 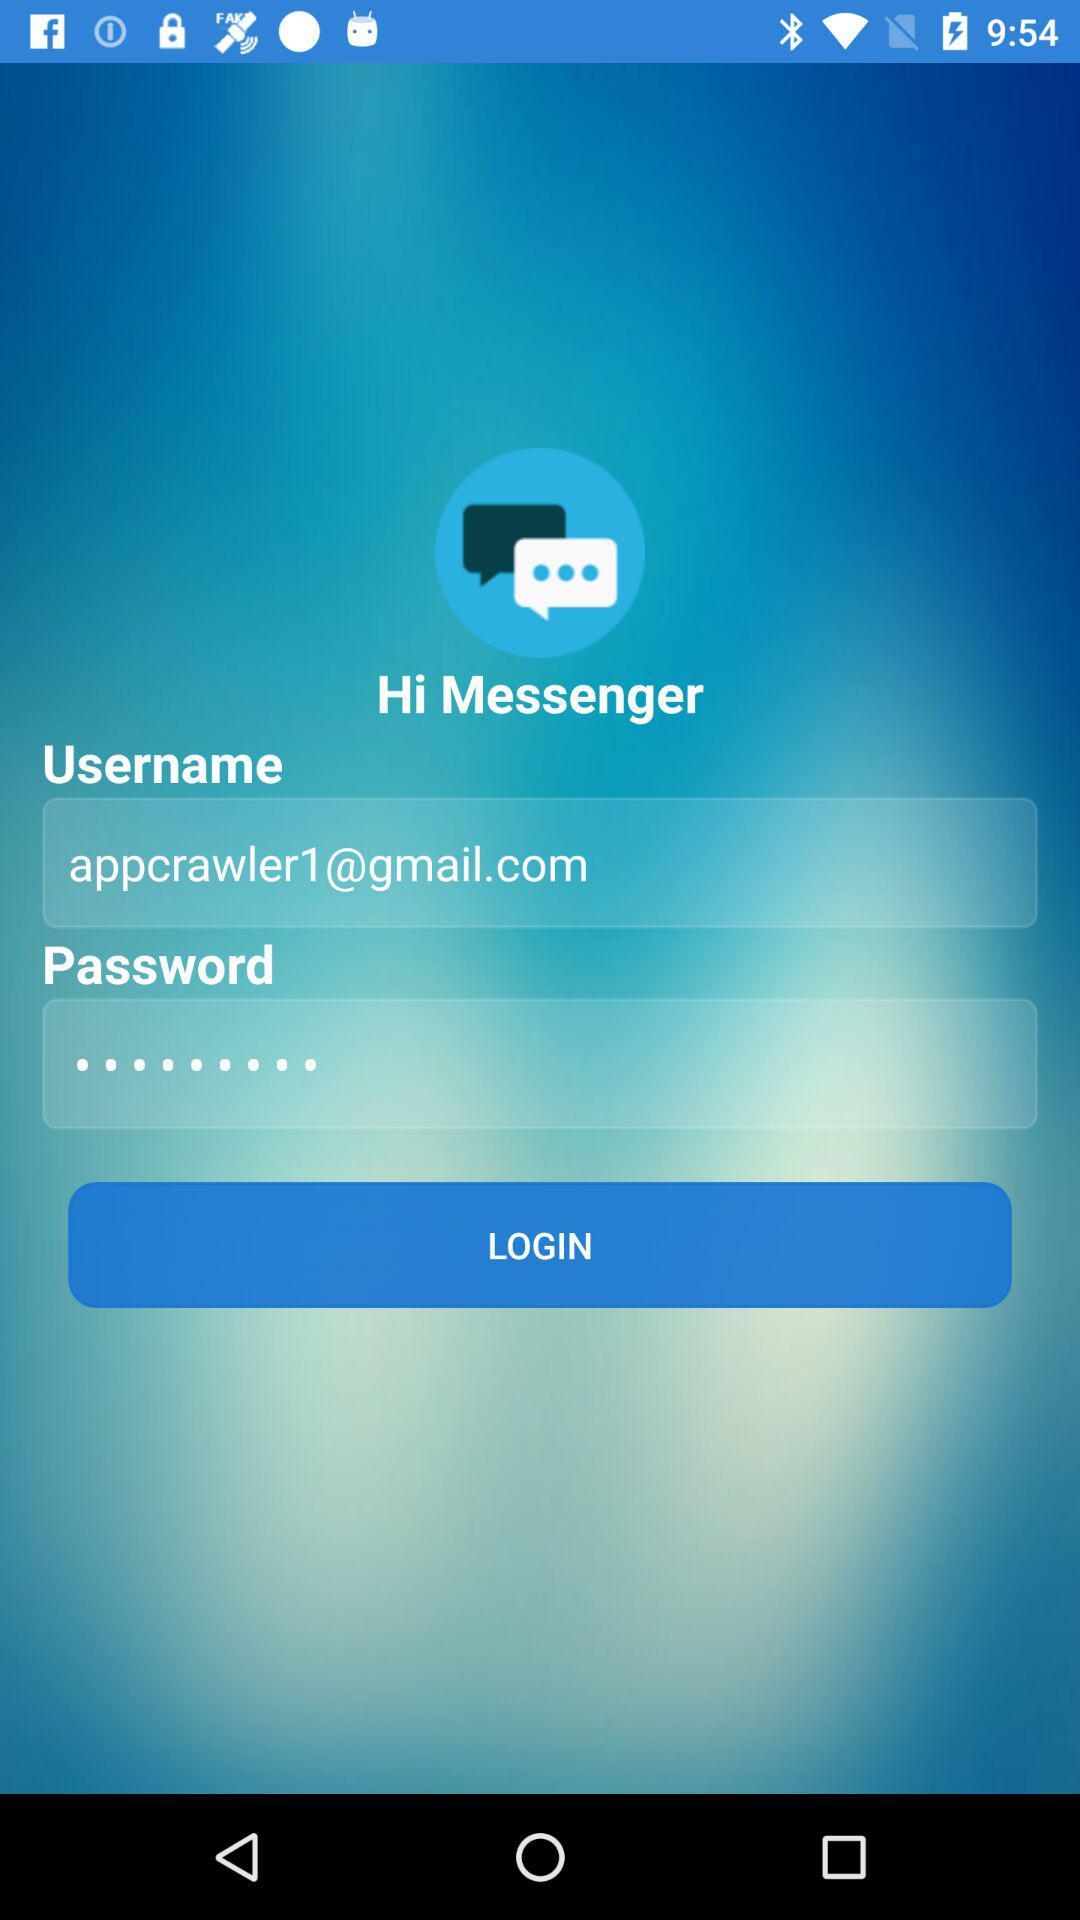 What do you see at coordinates (540, 862) in the screenshot?
I see `appcrawler1@gmail.com item` at bounding box center [540, 862].